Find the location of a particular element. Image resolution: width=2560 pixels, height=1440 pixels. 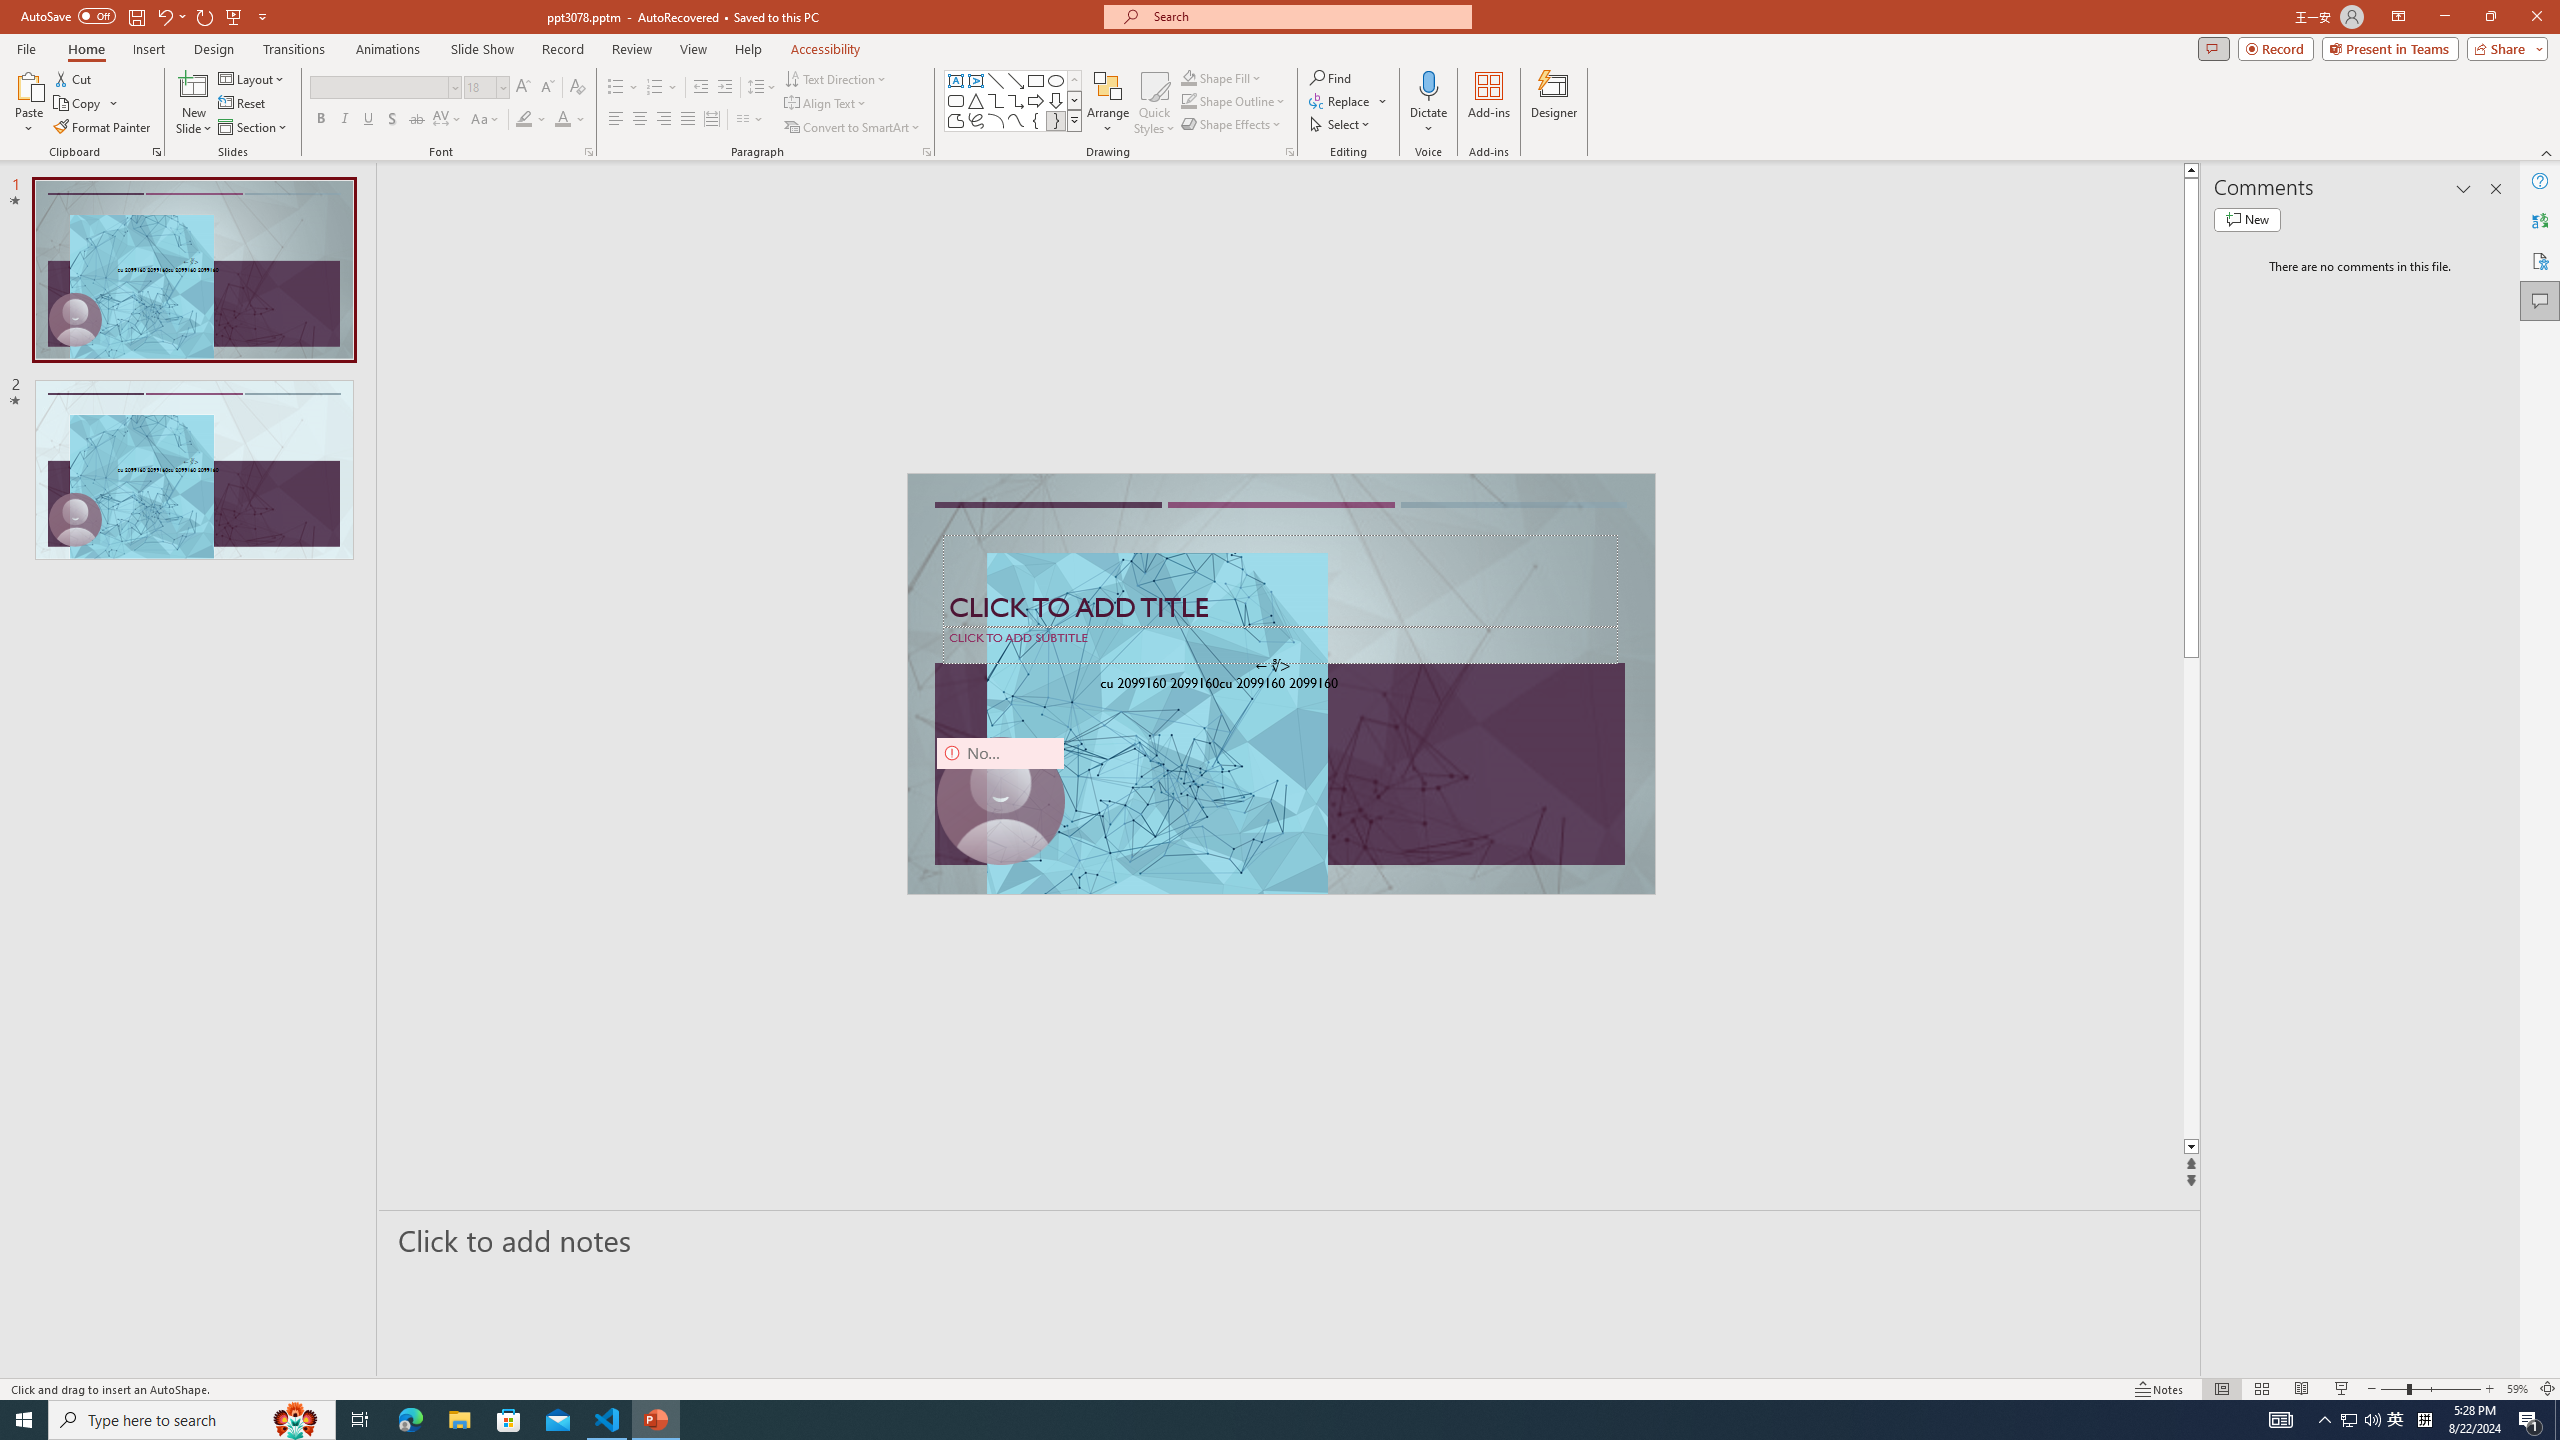

'Section' is located at coordinates (253, 127).